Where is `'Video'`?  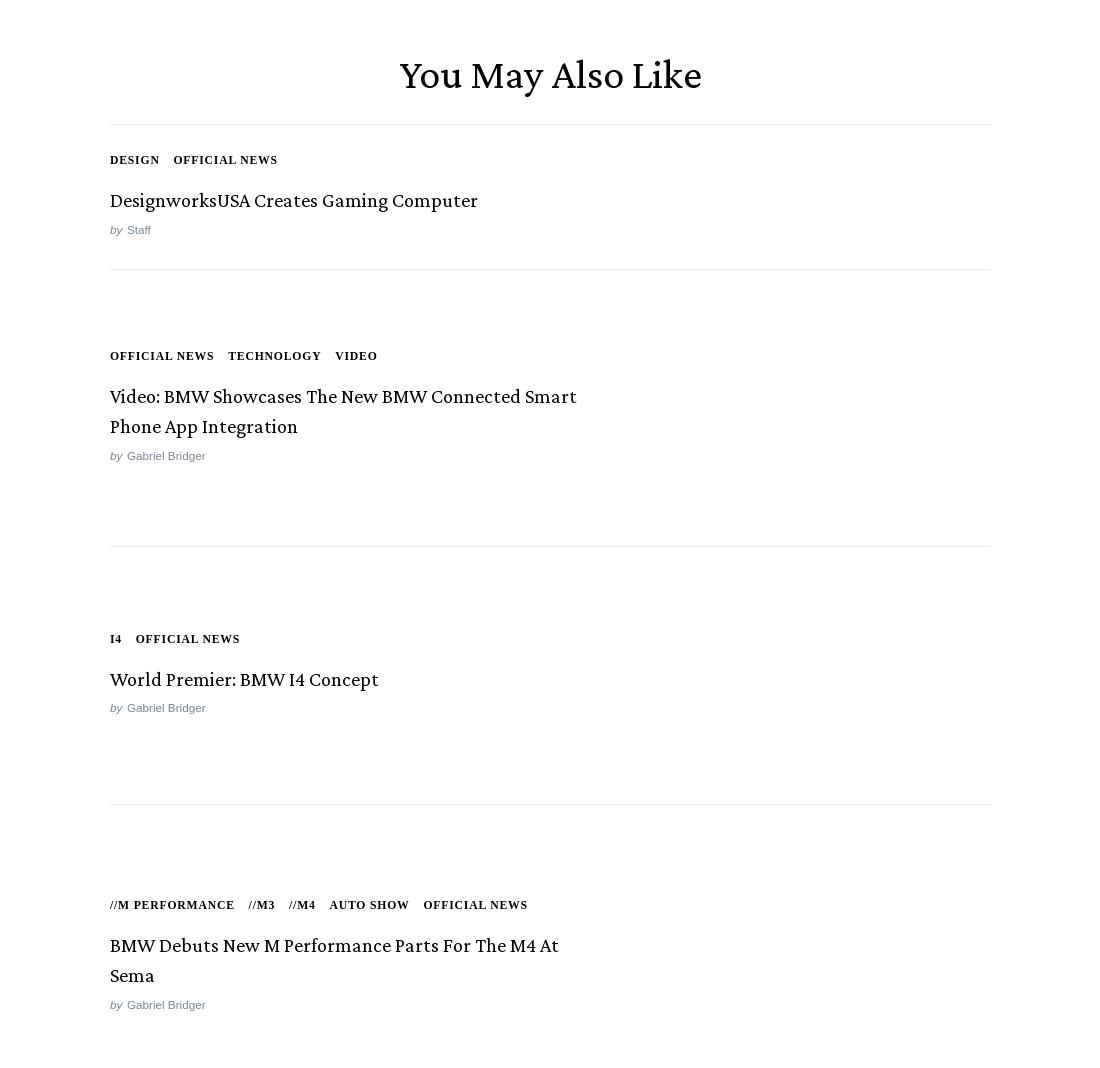 'Video' is located at coordinates (355, 358).